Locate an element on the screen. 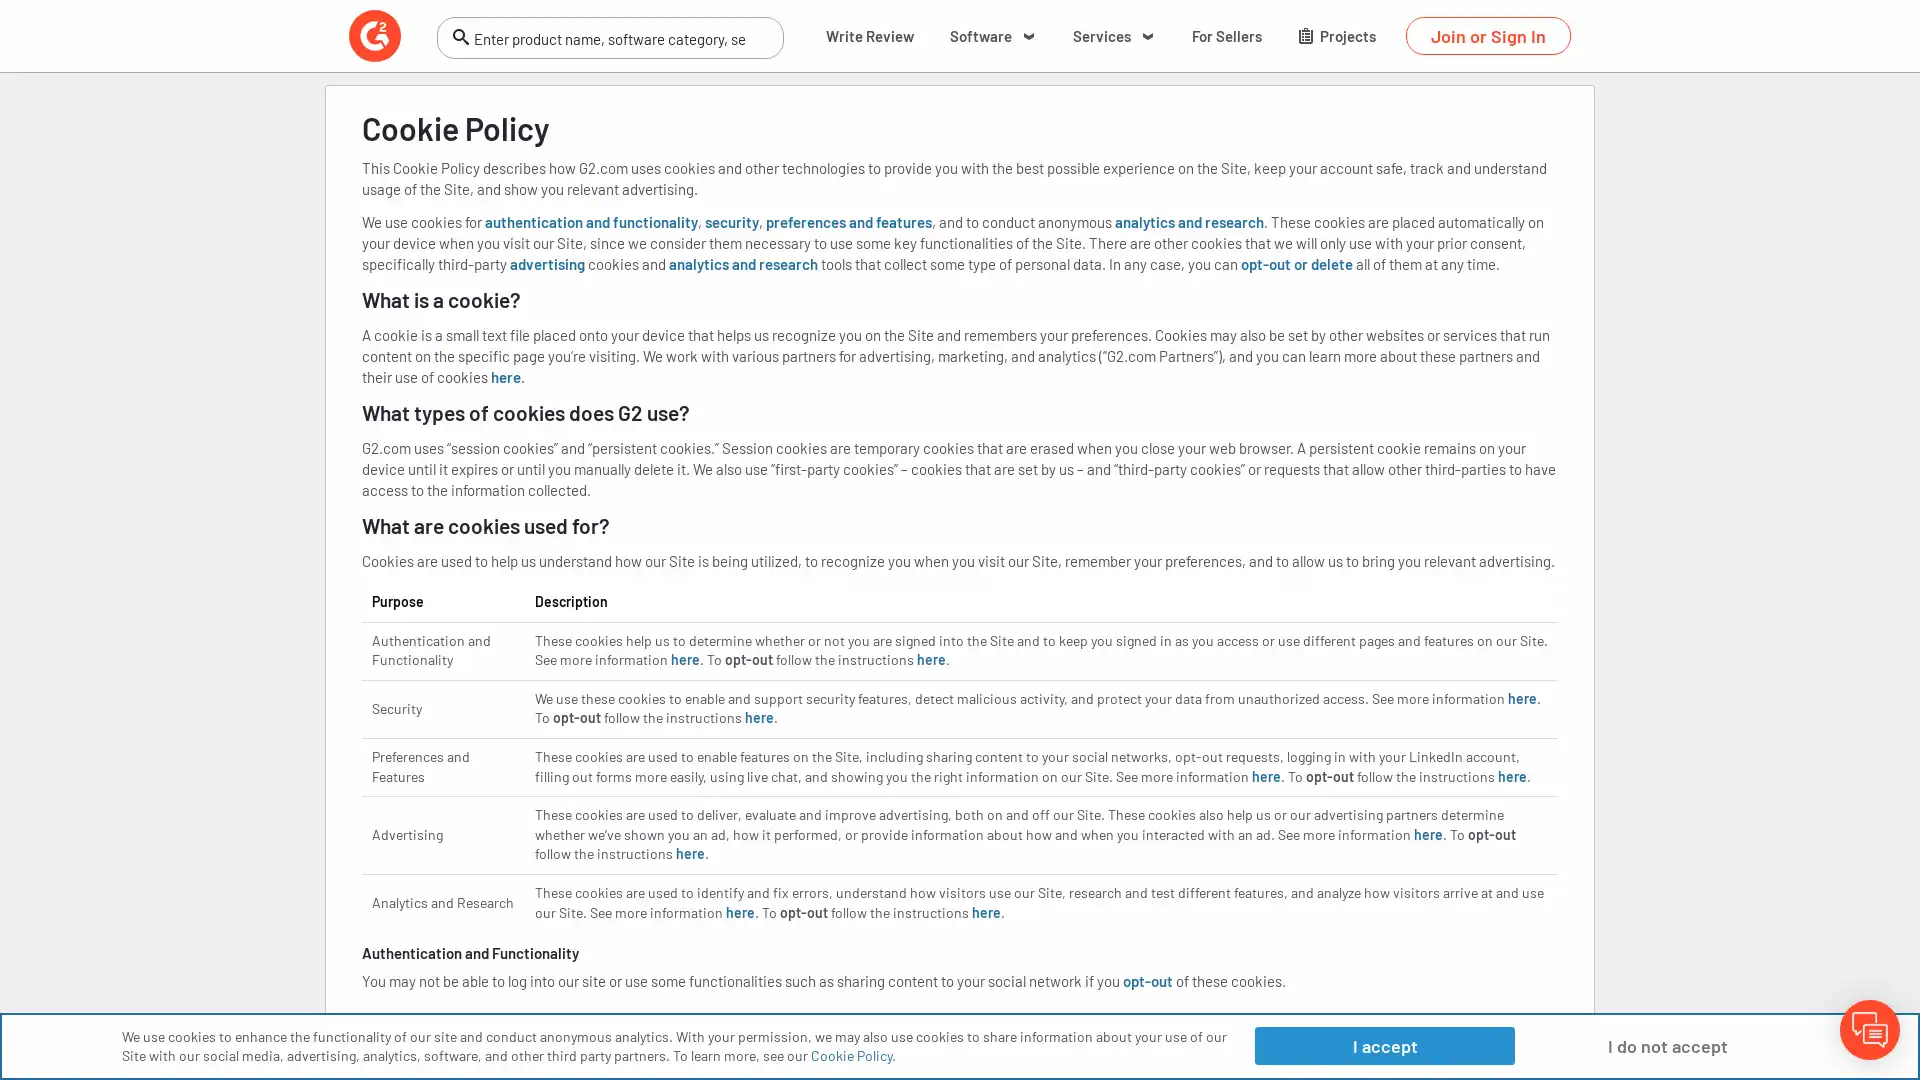 This screenshot has width=1920, height=1080. I do not accept is located at coordinates (1667, 1044).